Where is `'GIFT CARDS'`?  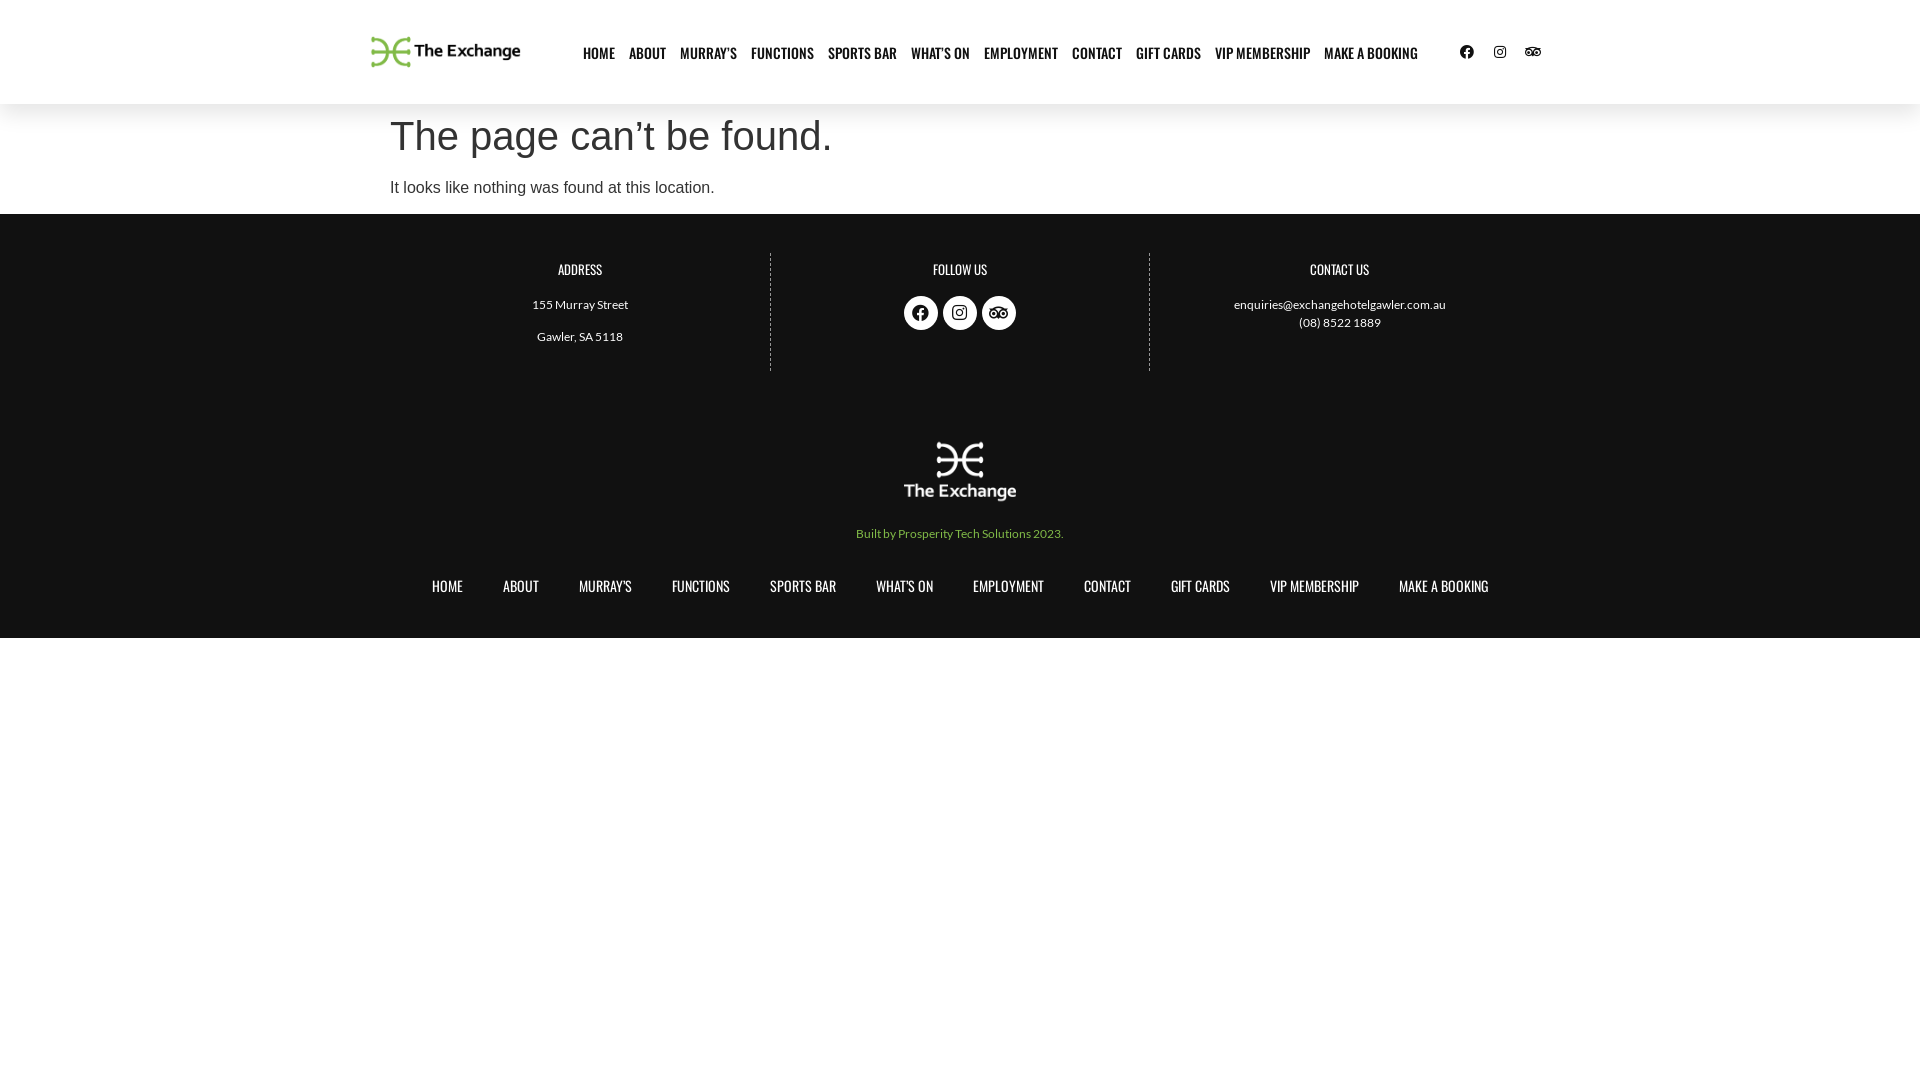 'GIFT CARDS' is located at coordinates (1200, 585).